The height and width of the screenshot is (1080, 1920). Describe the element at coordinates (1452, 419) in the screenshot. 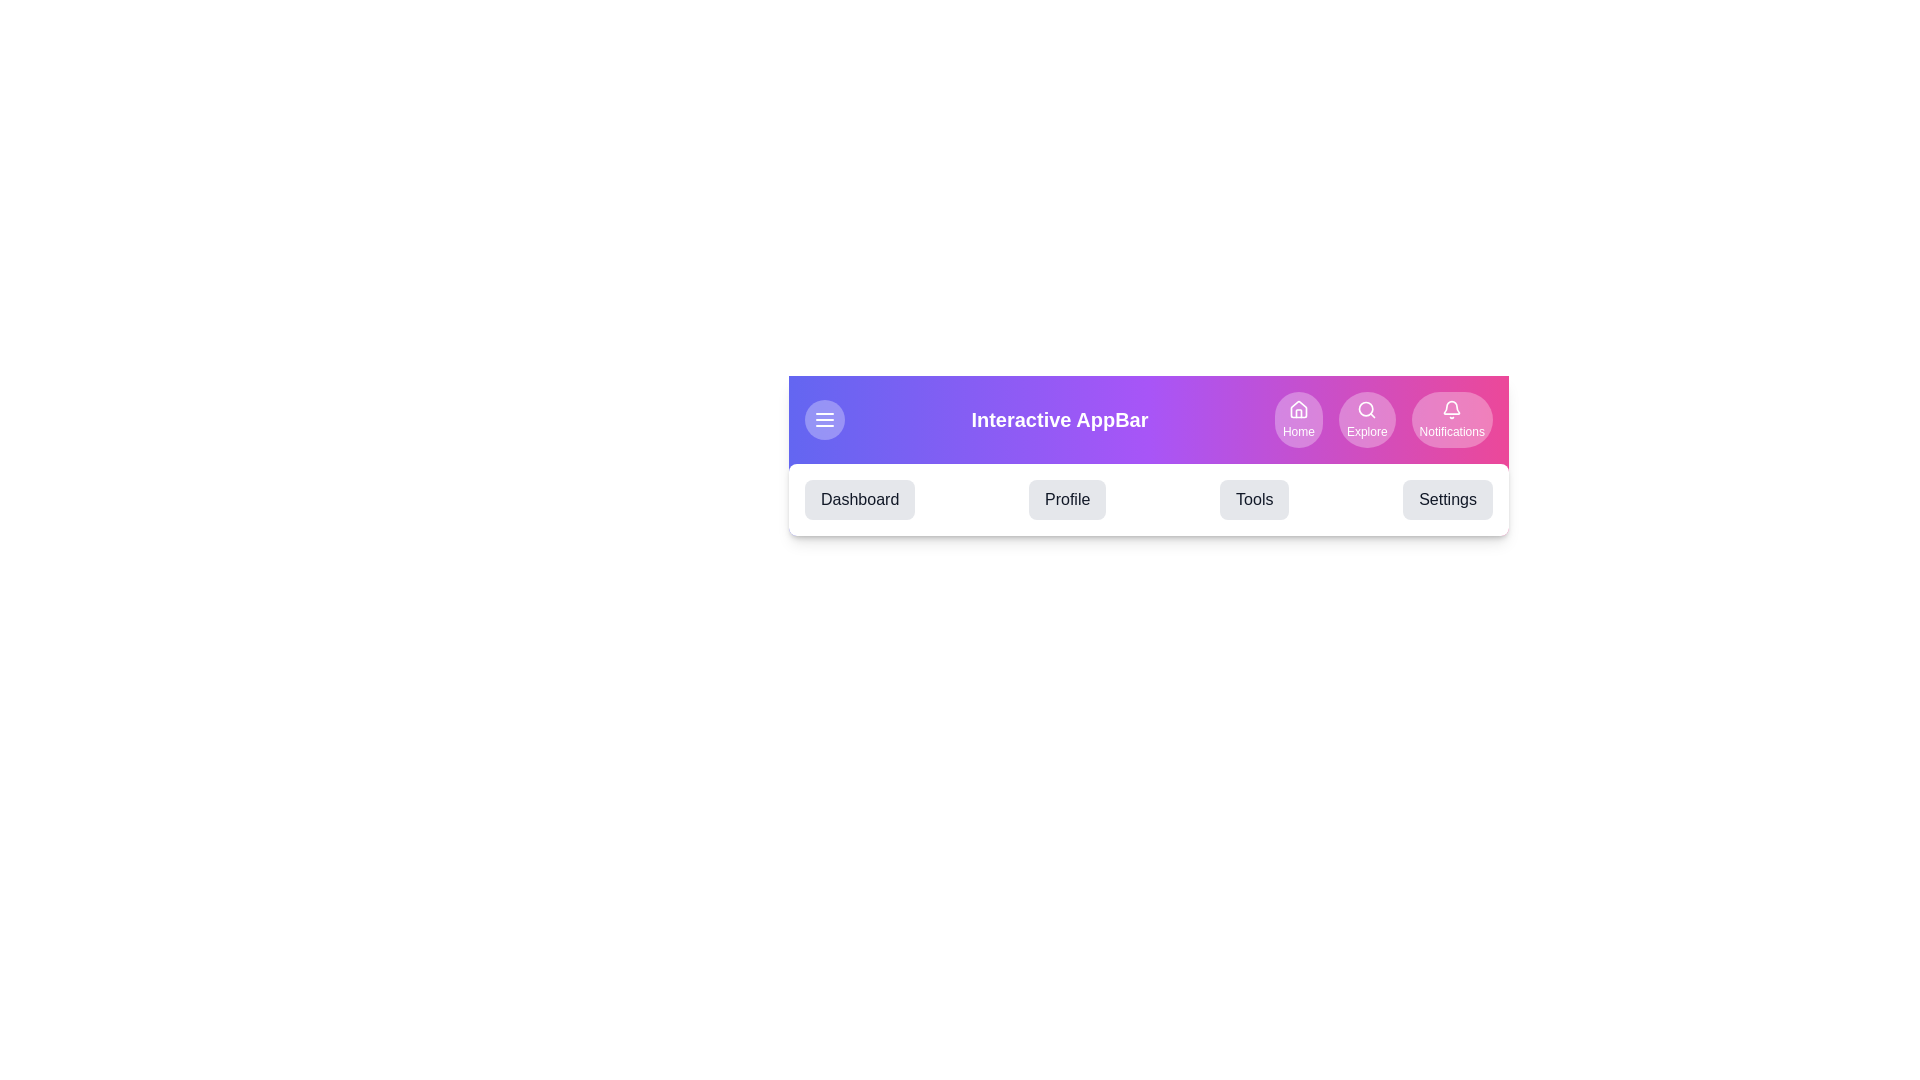

I see `the Notifications button to navigate to the respective section` at that location.